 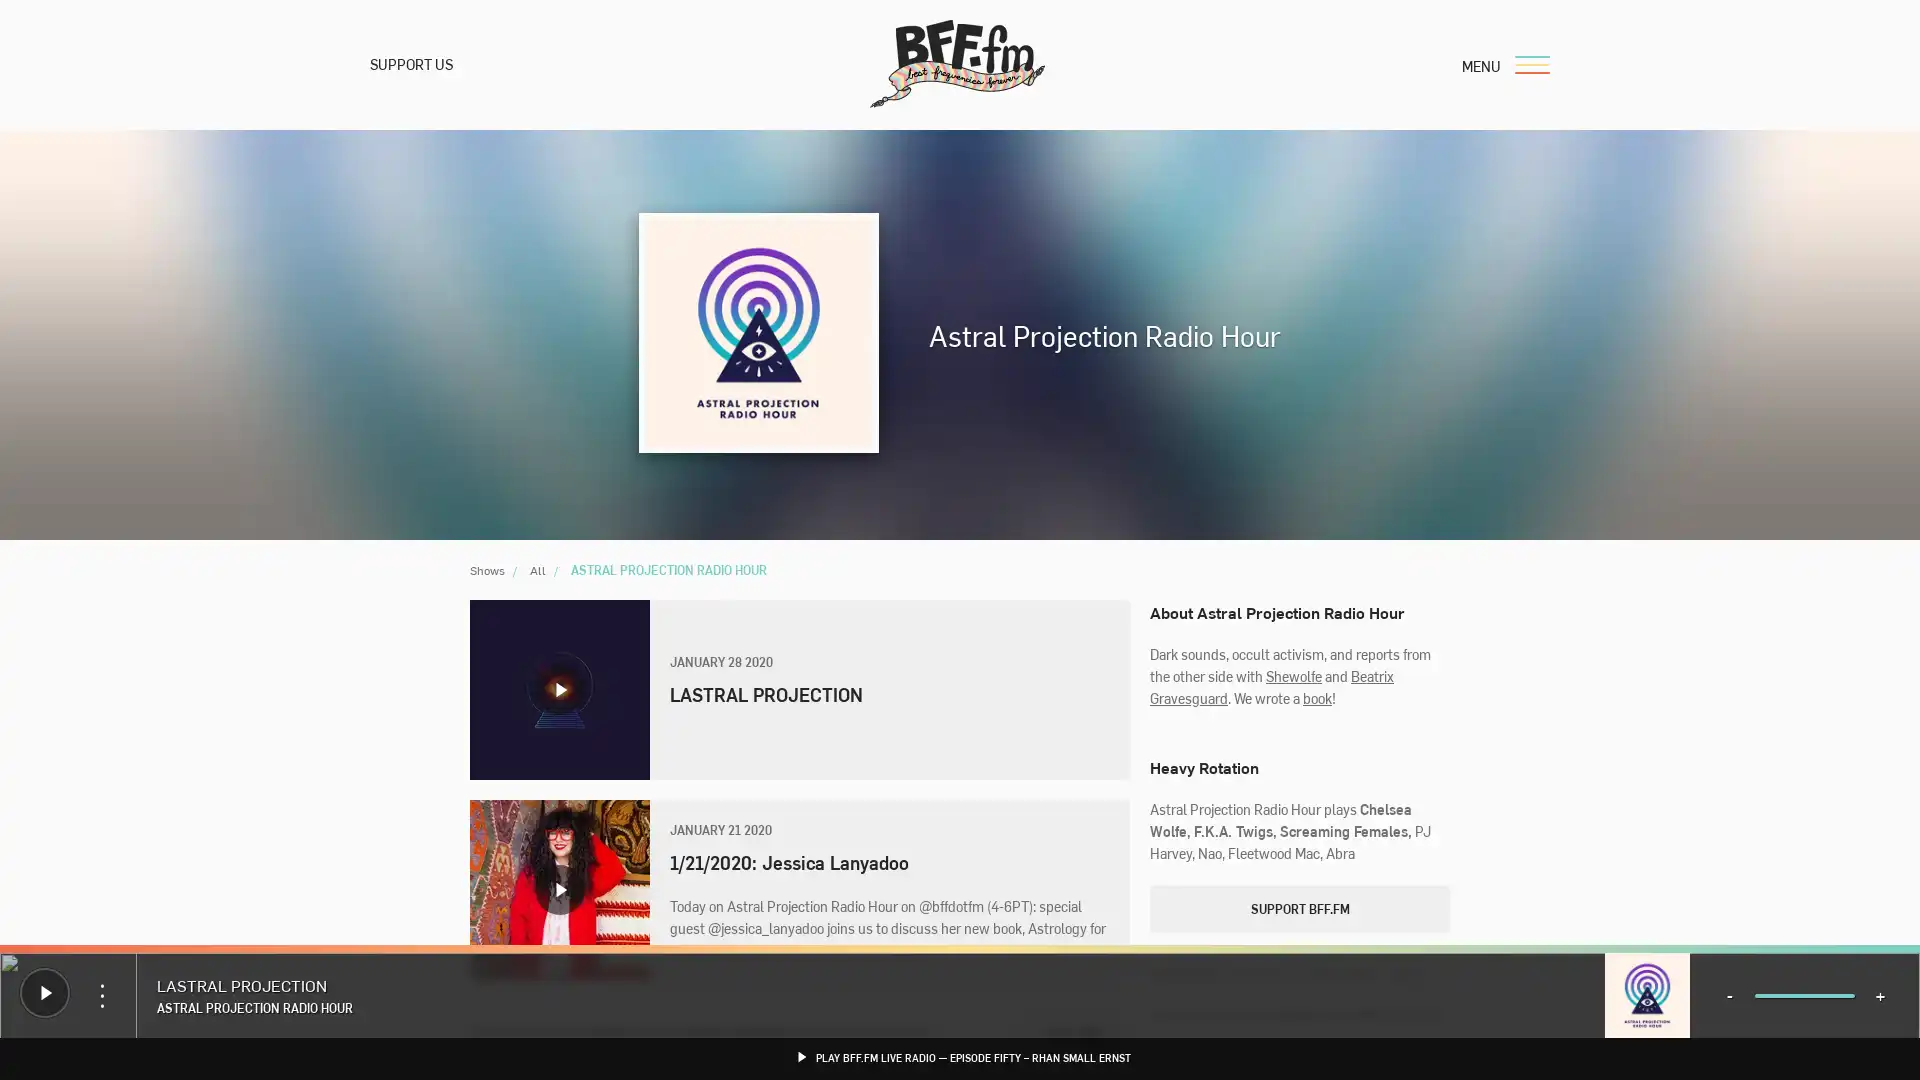 What do you see at coordinates (44, 992) in the screenshot?
I see `Play` at bounding box center [44, 992].